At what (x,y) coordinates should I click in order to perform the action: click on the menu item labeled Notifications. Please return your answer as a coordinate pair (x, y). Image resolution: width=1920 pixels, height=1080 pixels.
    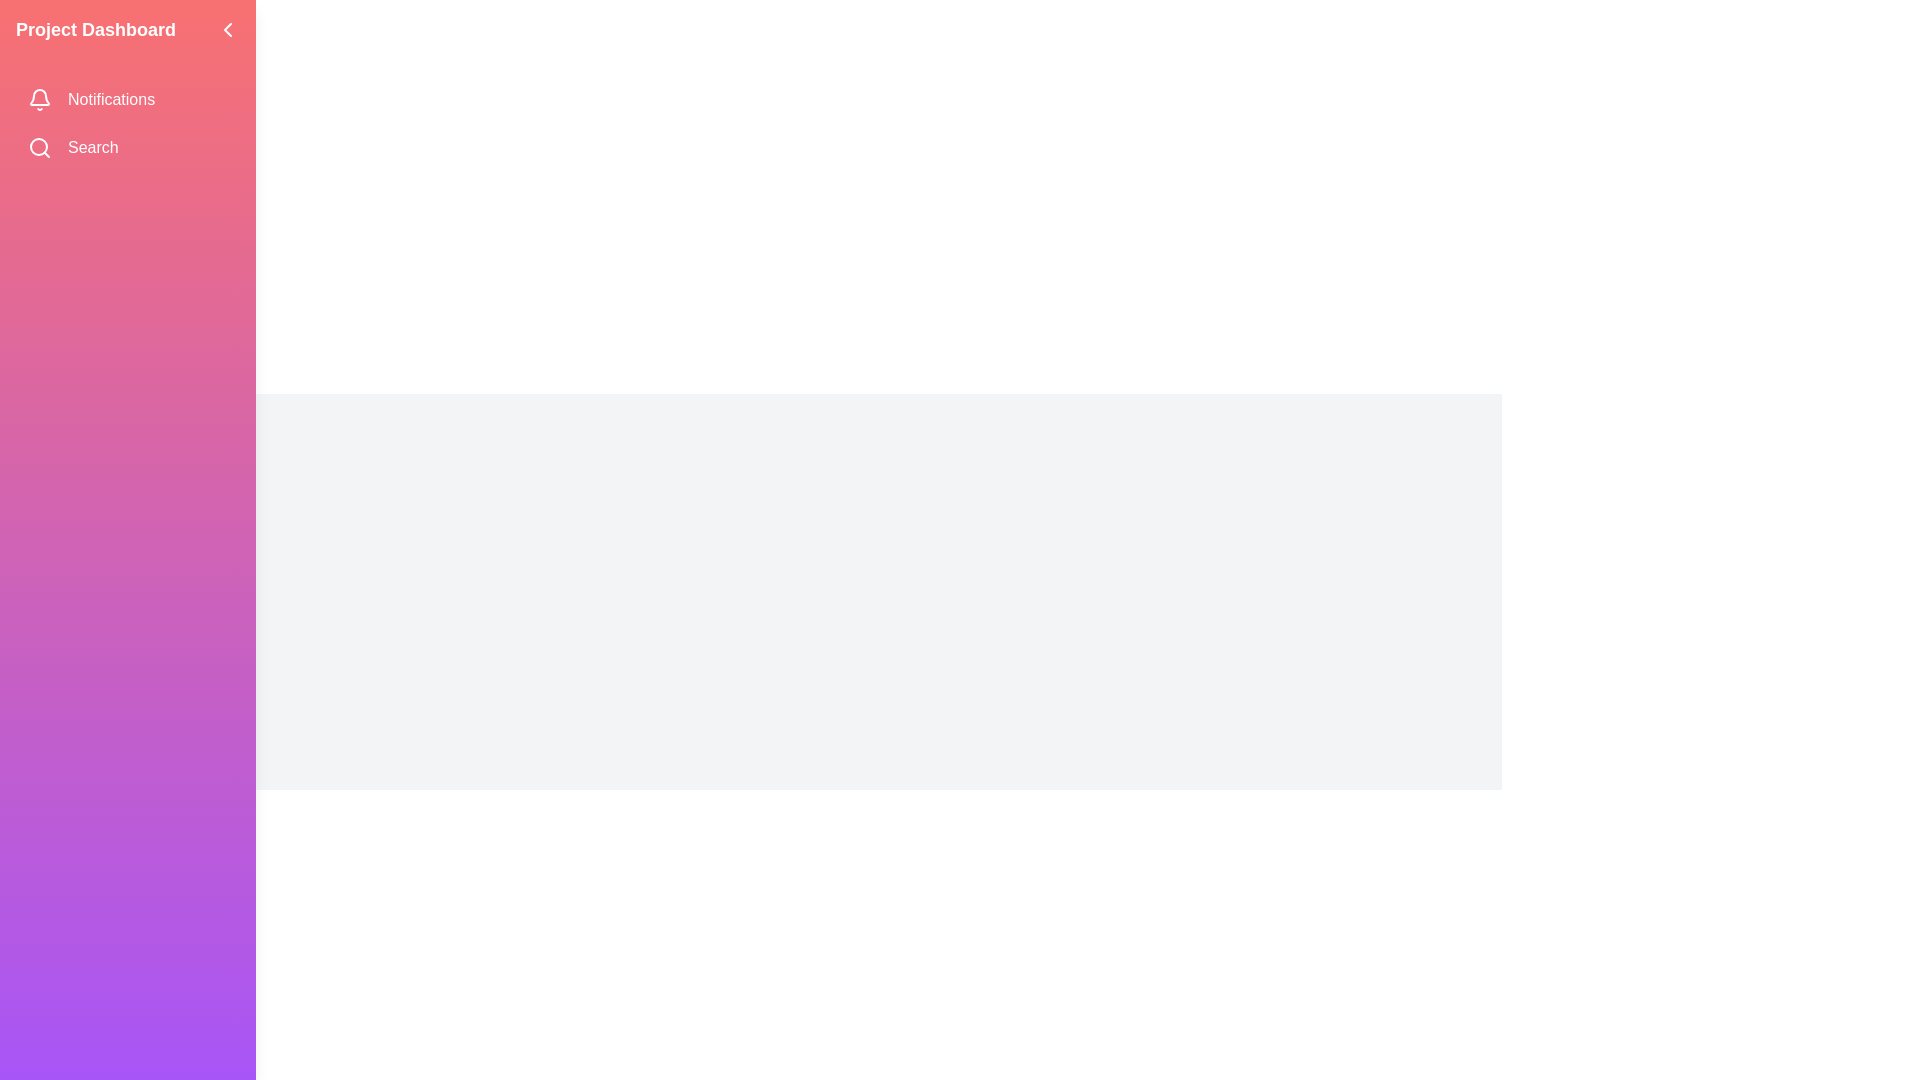
    Looking at the image, I should click on (127, 100).